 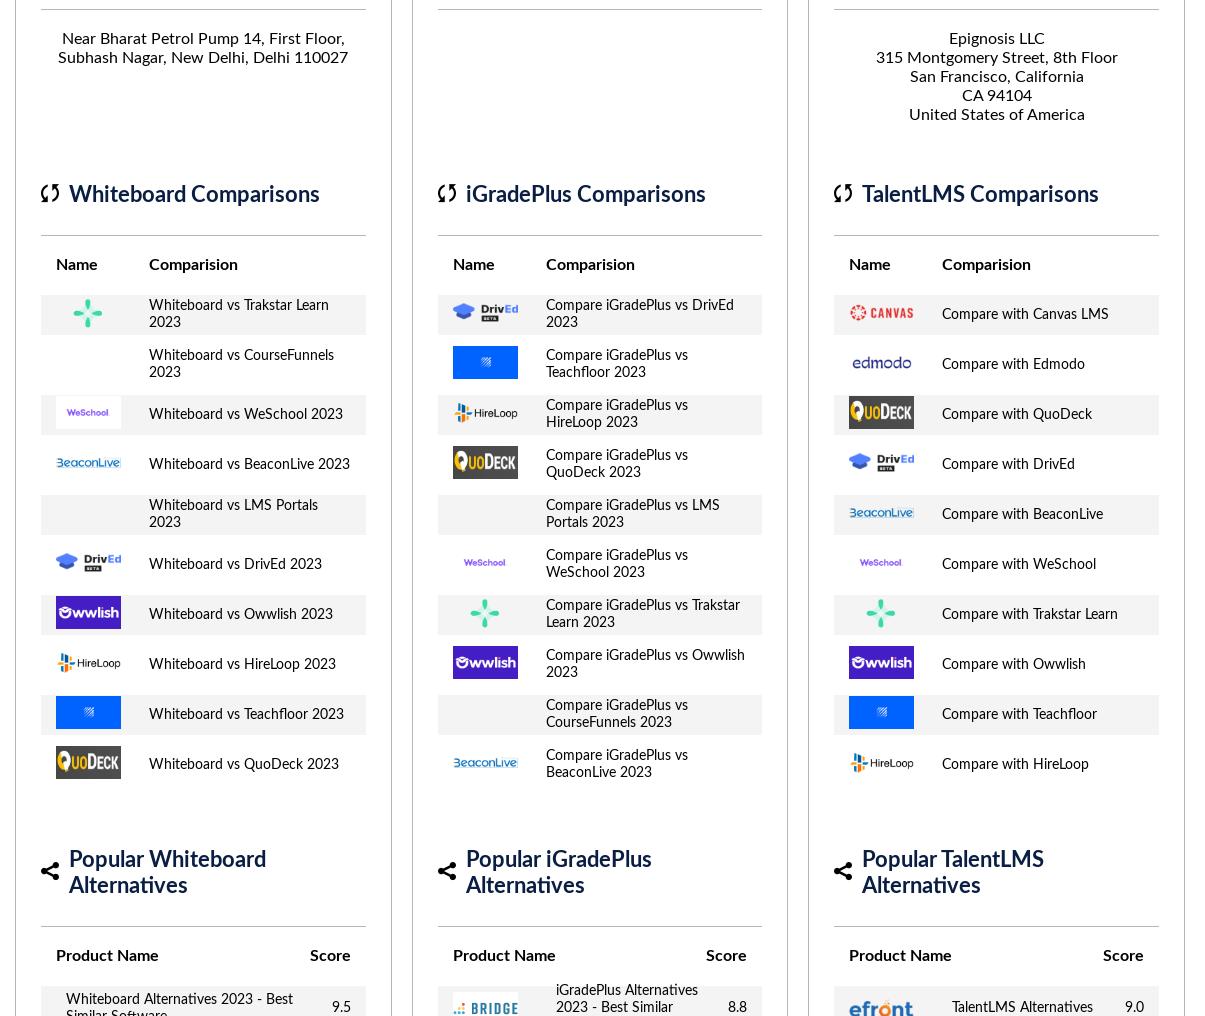 What do you see at coordinates (941, 512) in the screenshot?
I see `'Compare with BeaconLive'` at bounding box center [941, 512].